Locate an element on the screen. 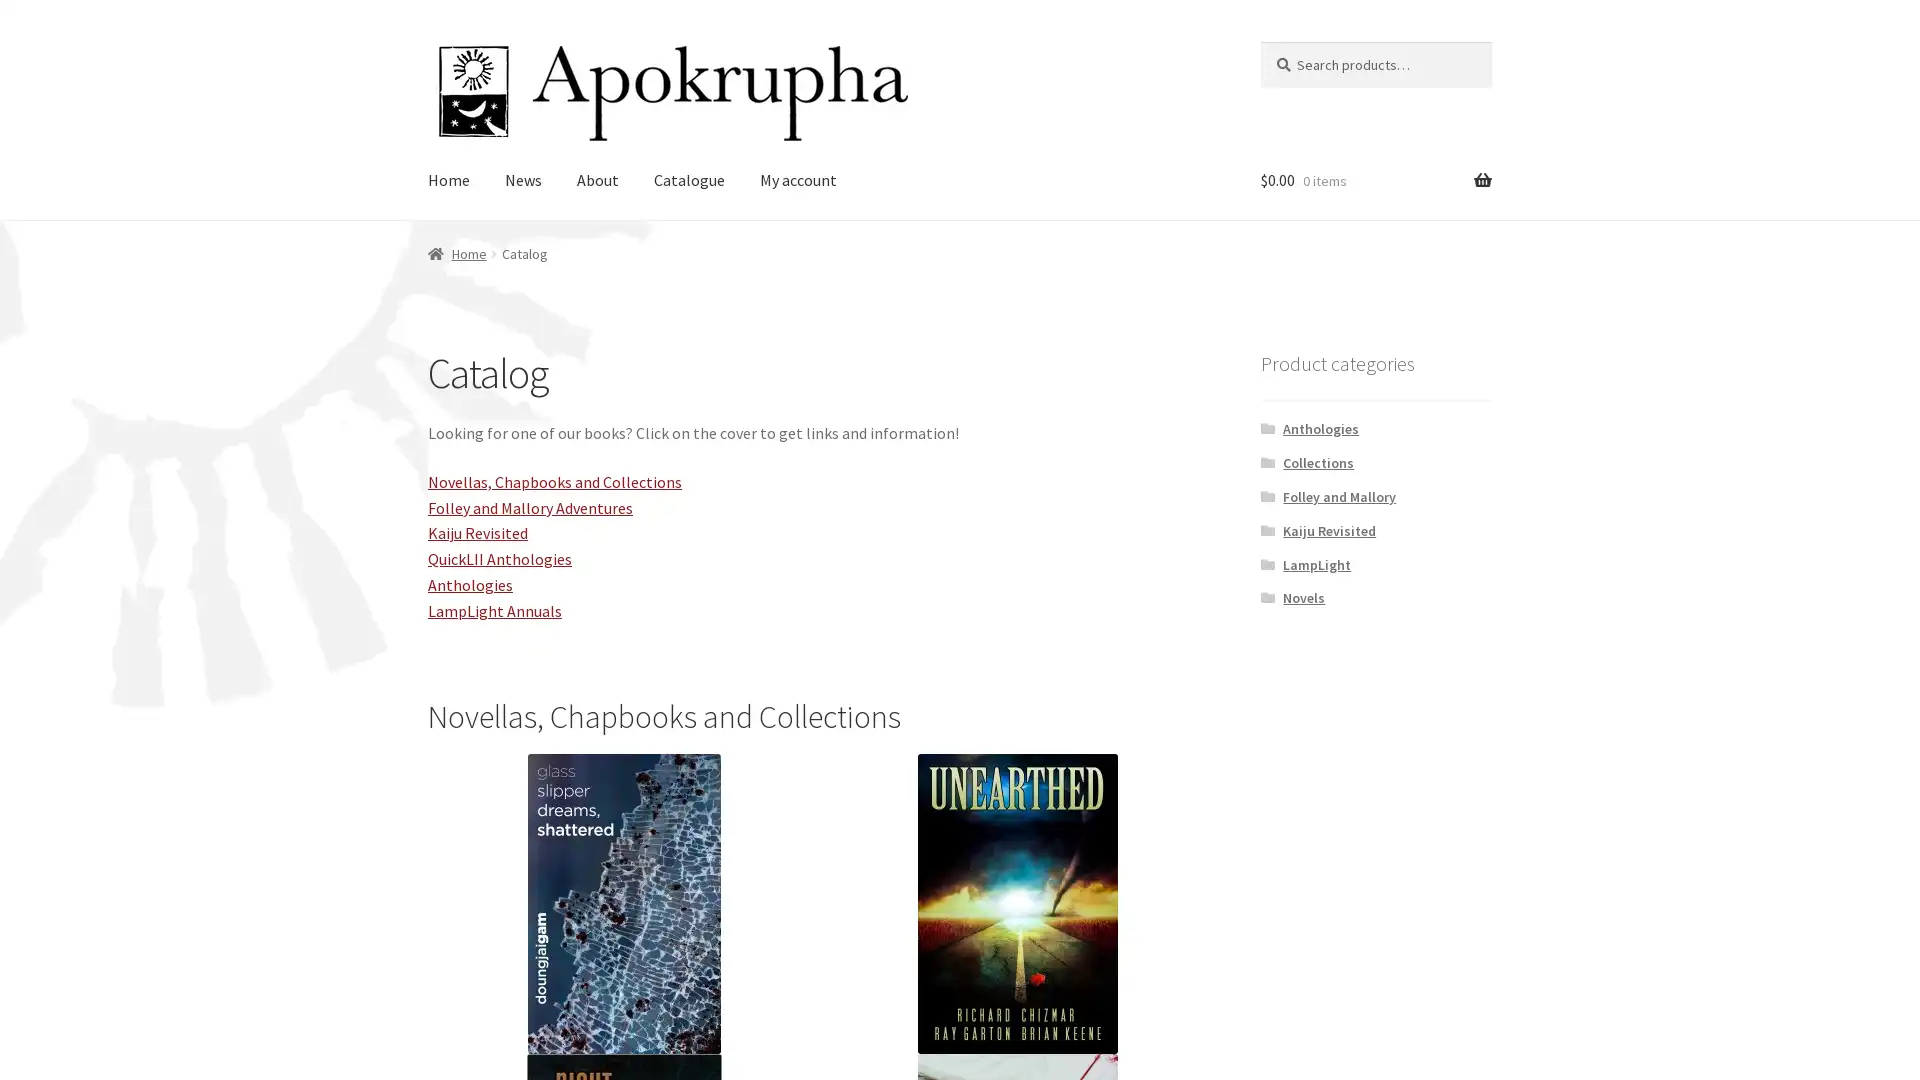 Image resolution: width=1920 pixels, height=1080 pixels. Search is located at coordinates (1258, 40).